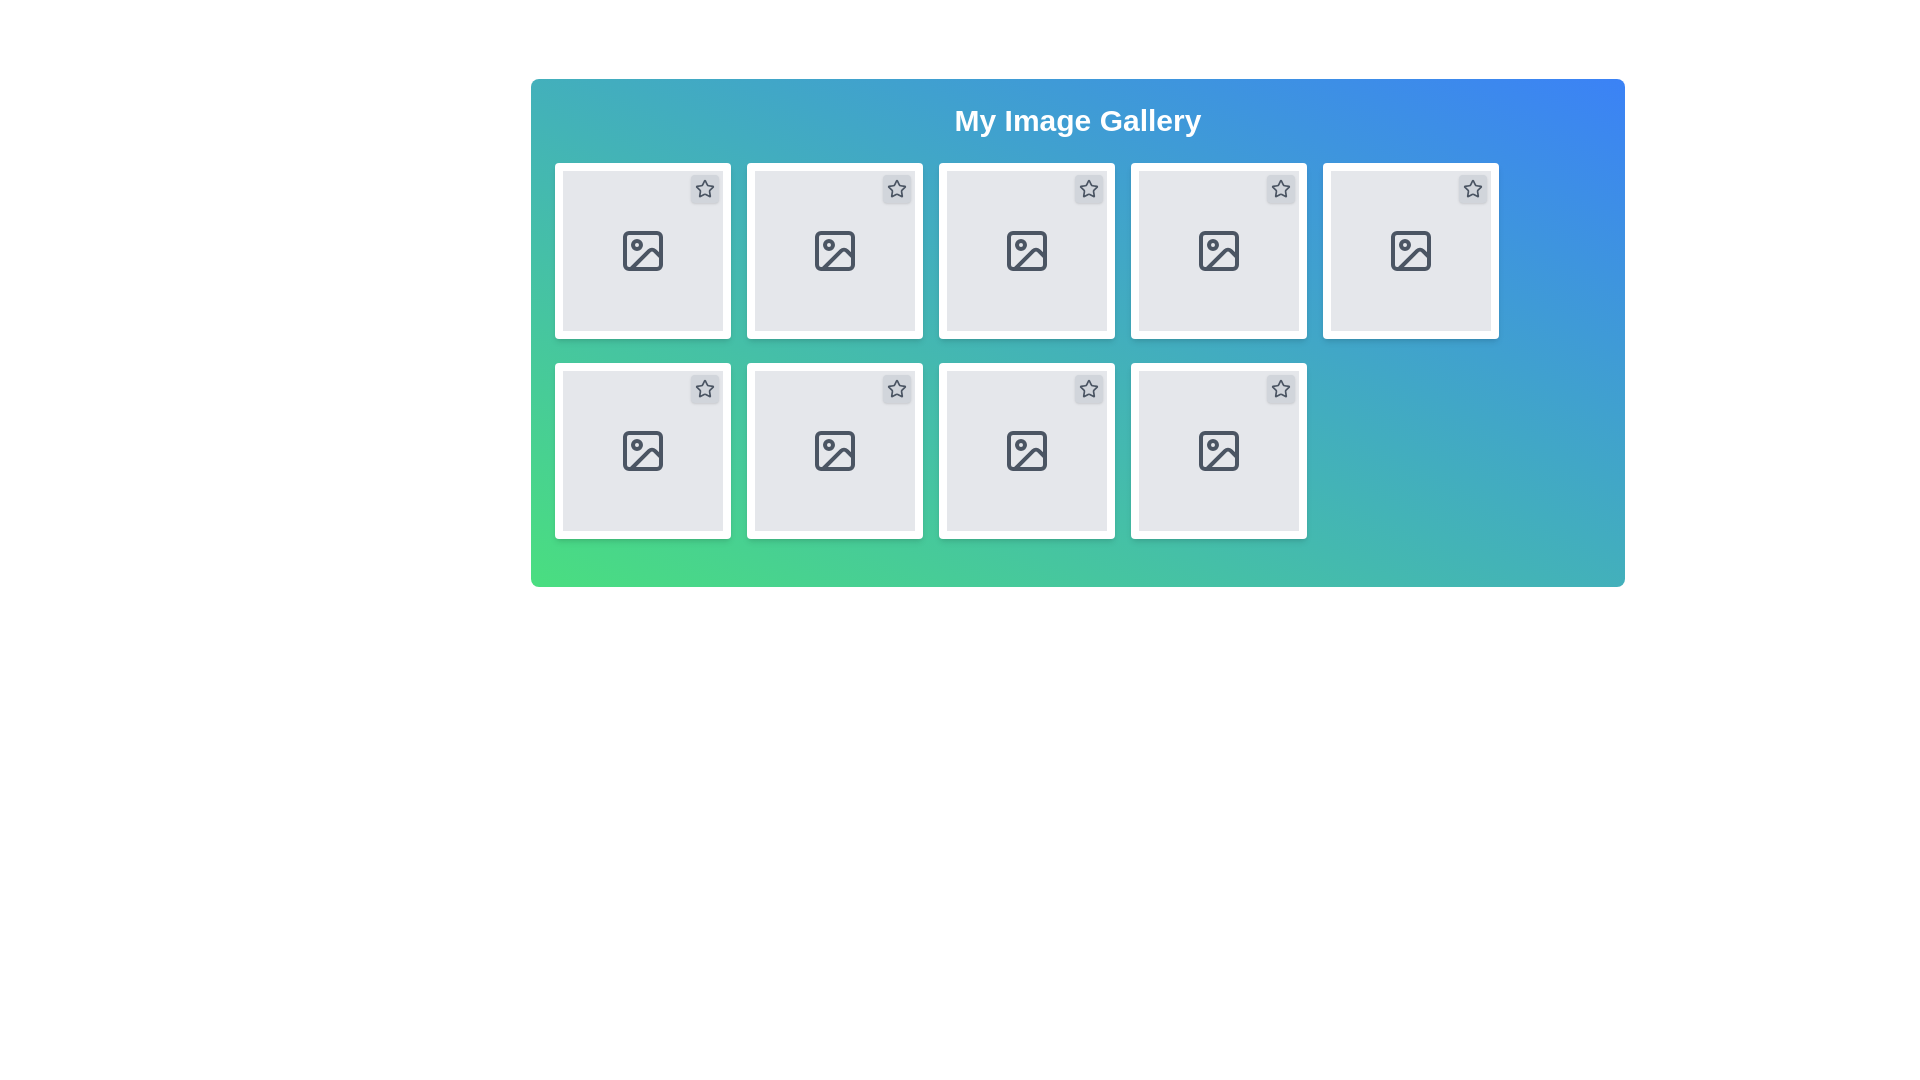  What do you see at coordinates (1281, 388) in the screenshot?
I see `the star icon located in the top-right corner of the 8th image card in the gallery` at bounding box center [1281, 388].